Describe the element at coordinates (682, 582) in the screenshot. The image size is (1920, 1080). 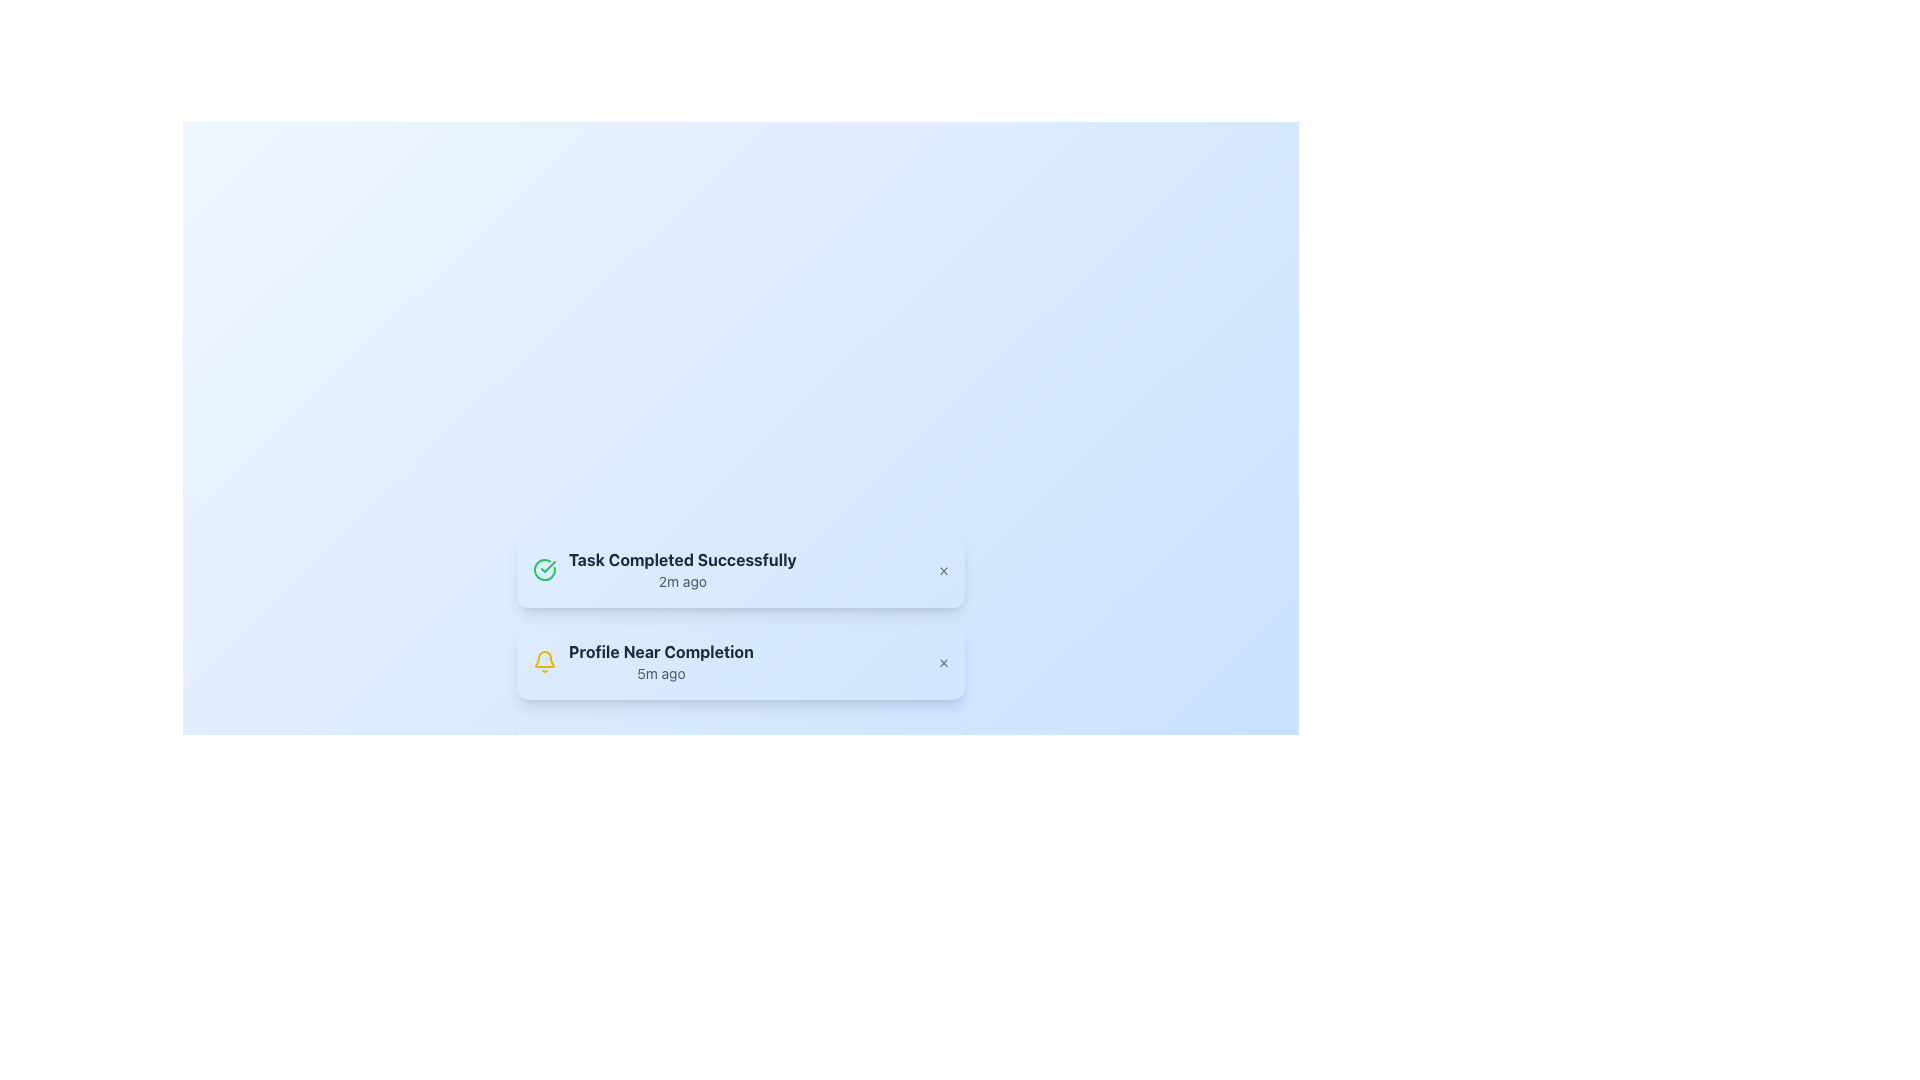
I see `the timestamp Text Label that indicates when the associated task was completed, which is located below the text 'Task Completed Successfully' in the upper section of the UI` at that location.